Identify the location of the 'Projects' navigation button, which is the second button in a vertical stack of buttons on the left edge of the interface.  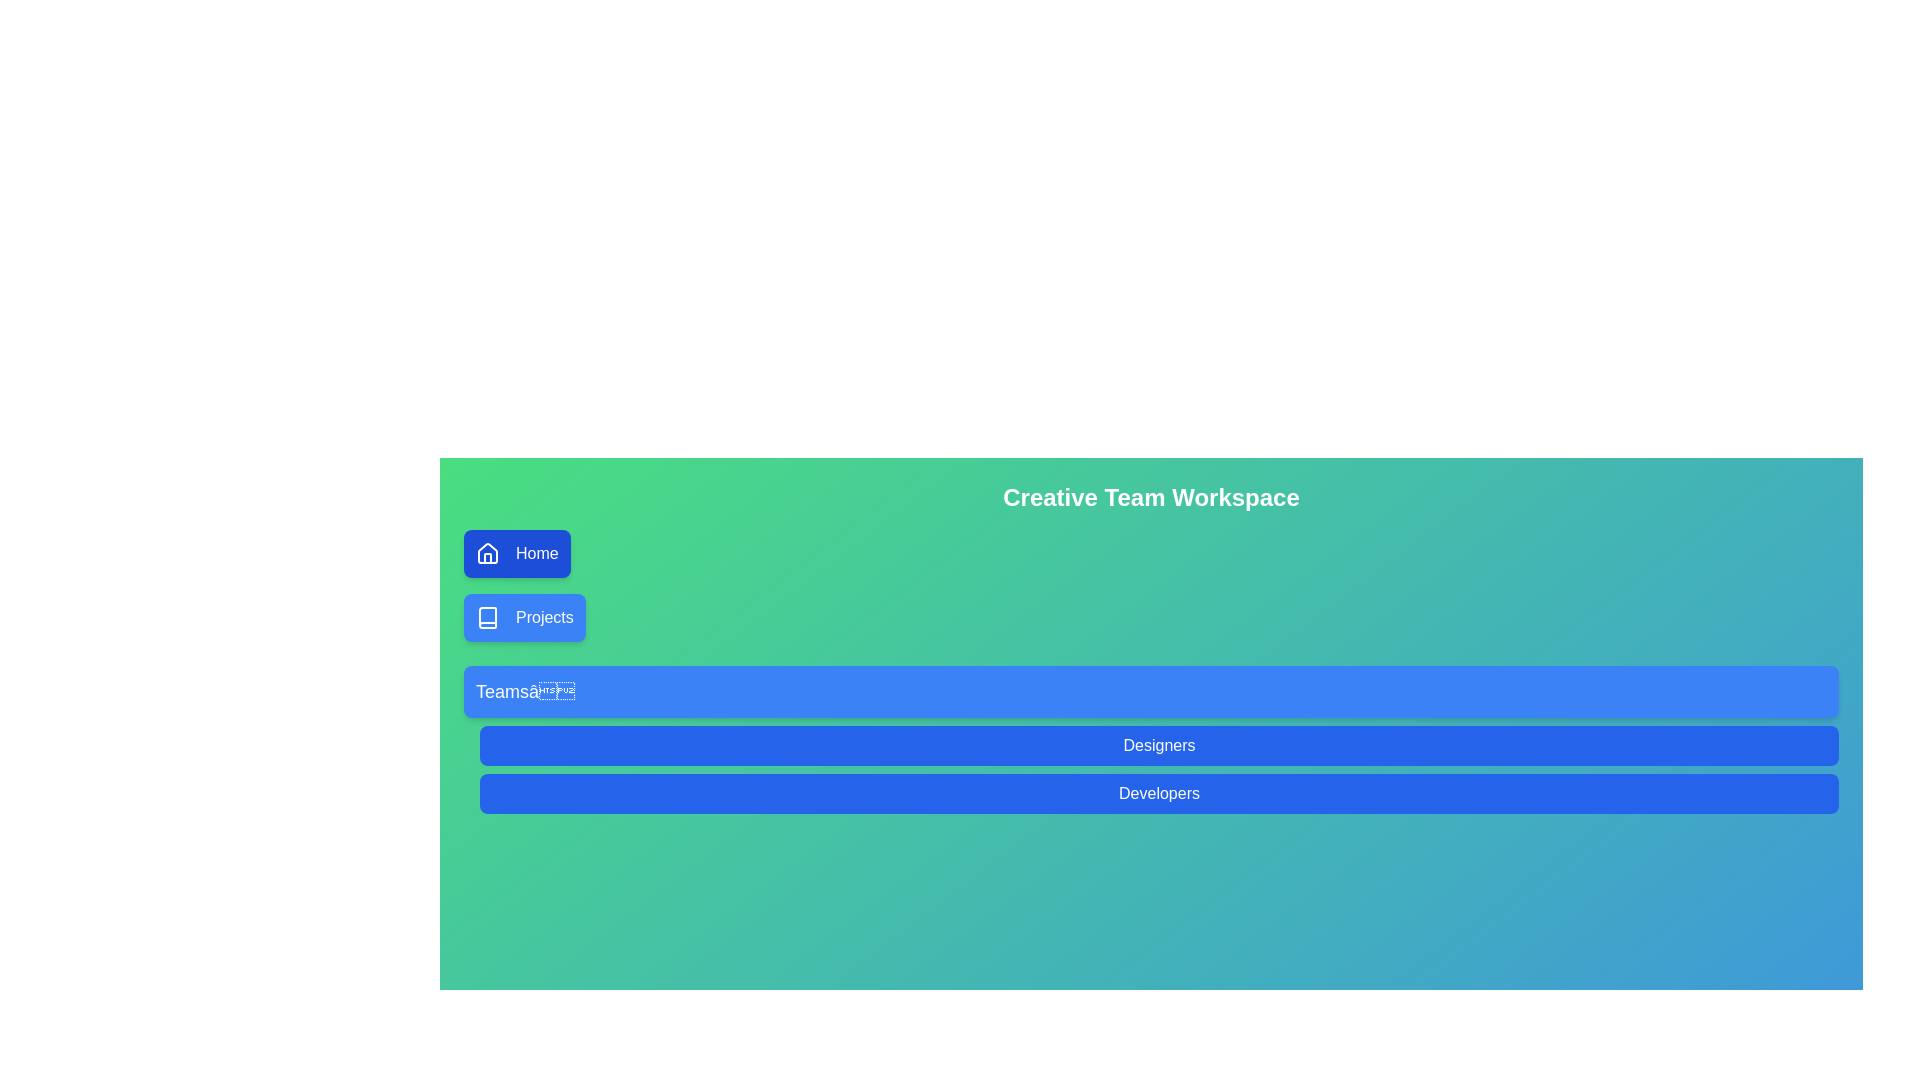
(524, 616).